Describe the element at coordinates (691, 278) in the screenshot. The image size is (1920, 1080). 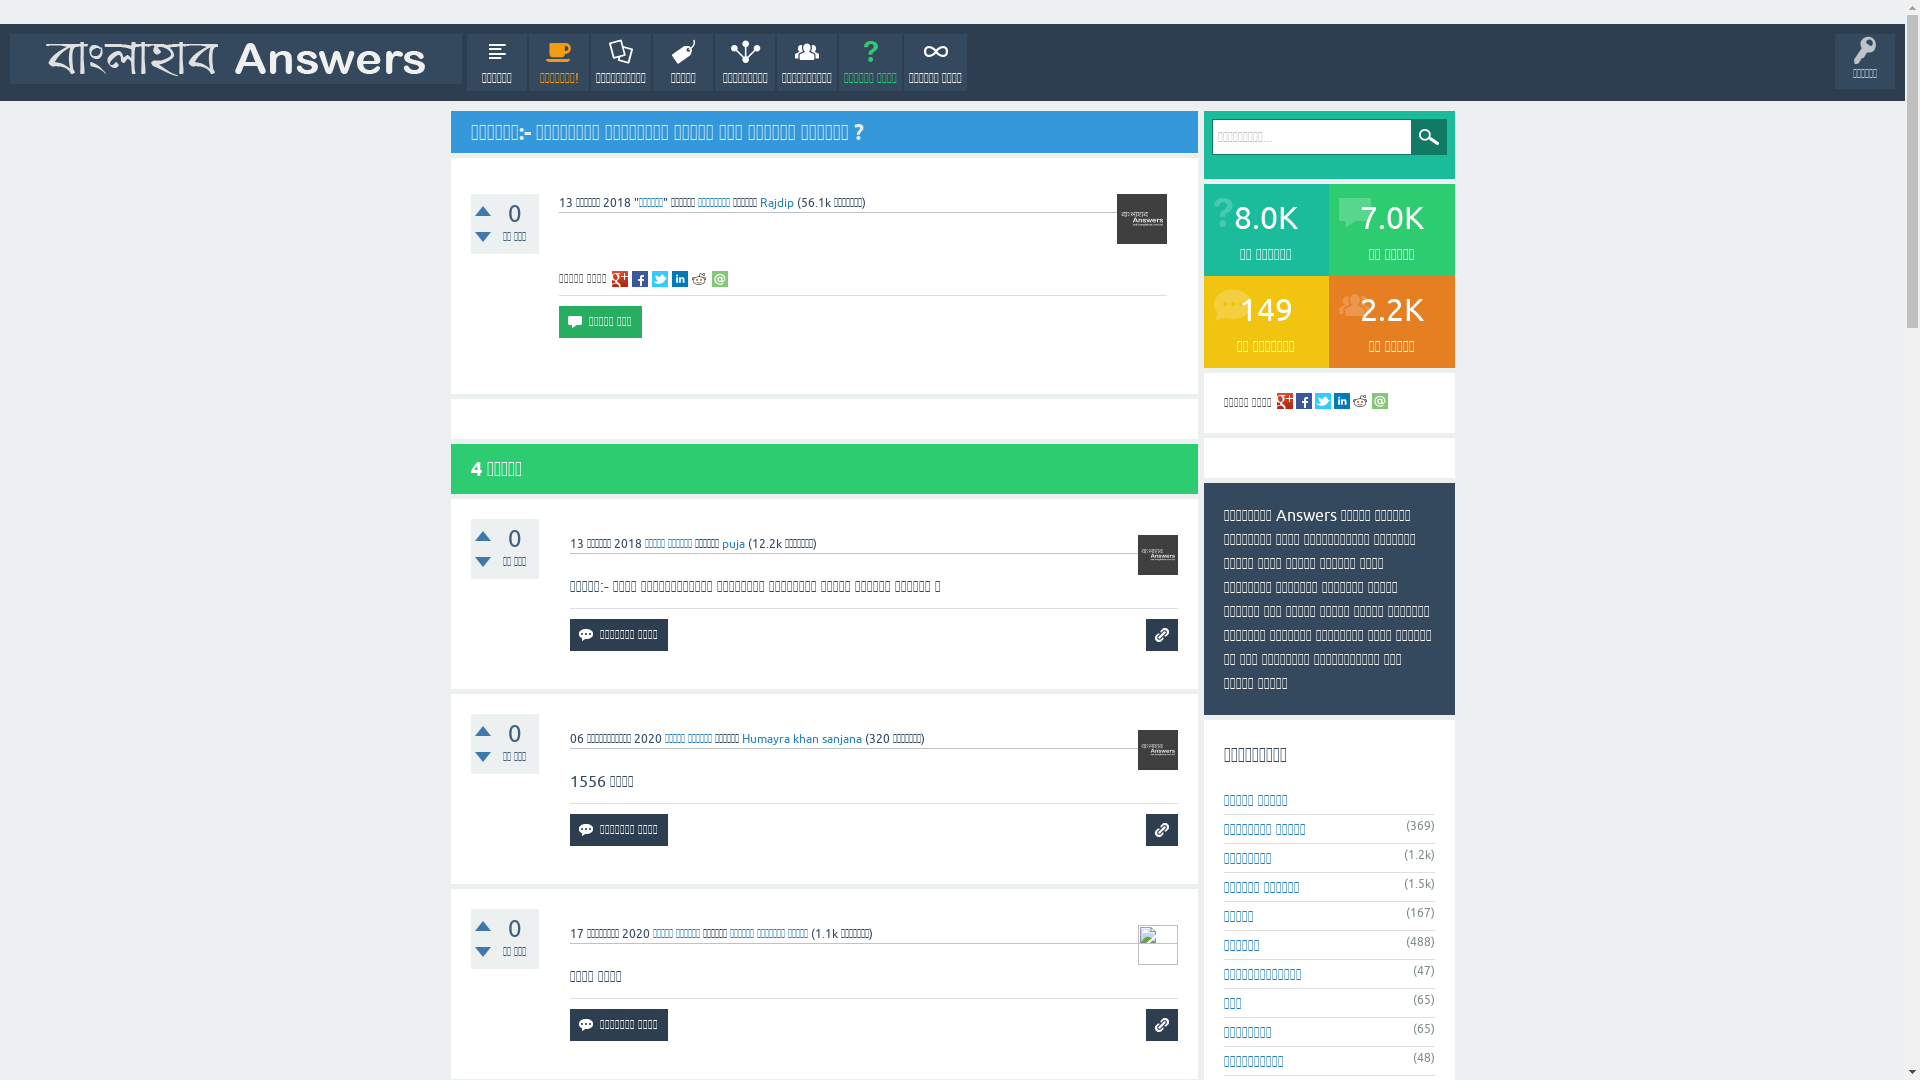
I see `'share on re'` at that location.